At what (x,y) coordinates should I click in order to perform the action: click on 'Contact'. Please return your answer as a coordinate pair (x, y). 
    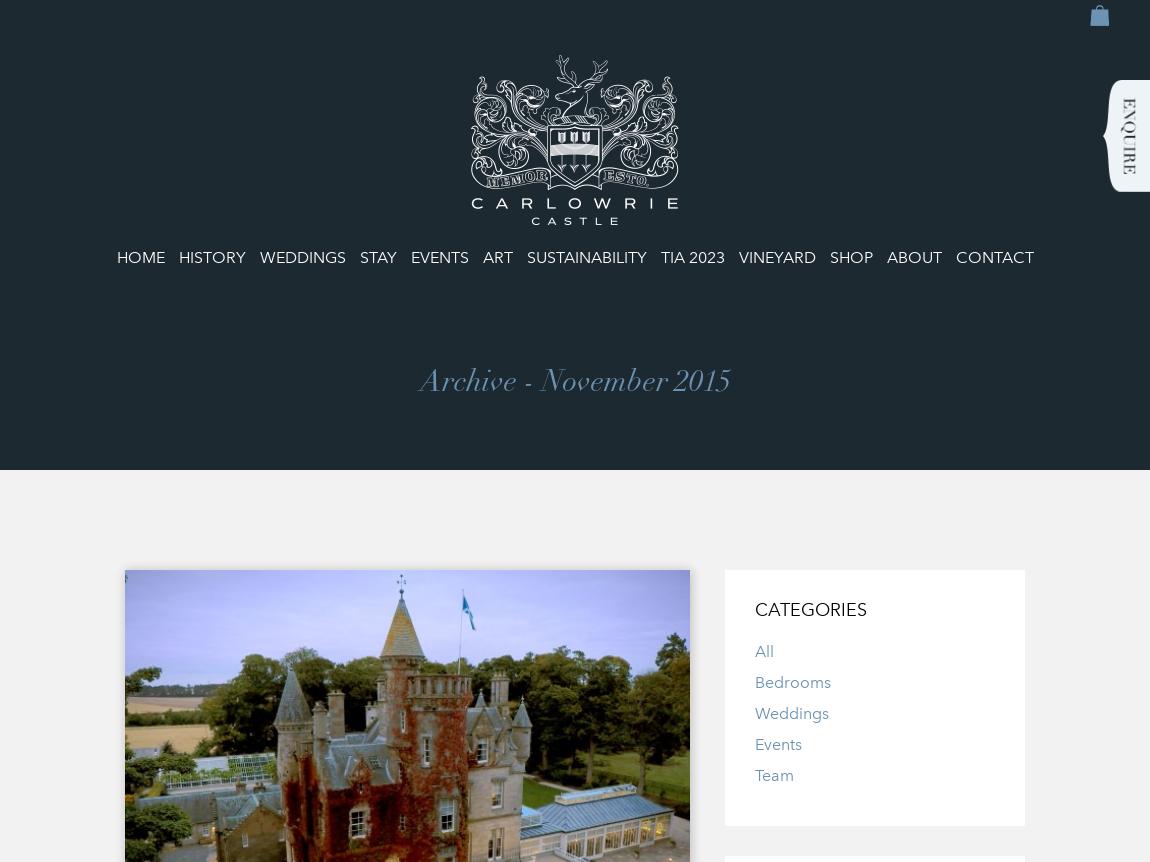
    Looking at the image, I should click on (993, 256).